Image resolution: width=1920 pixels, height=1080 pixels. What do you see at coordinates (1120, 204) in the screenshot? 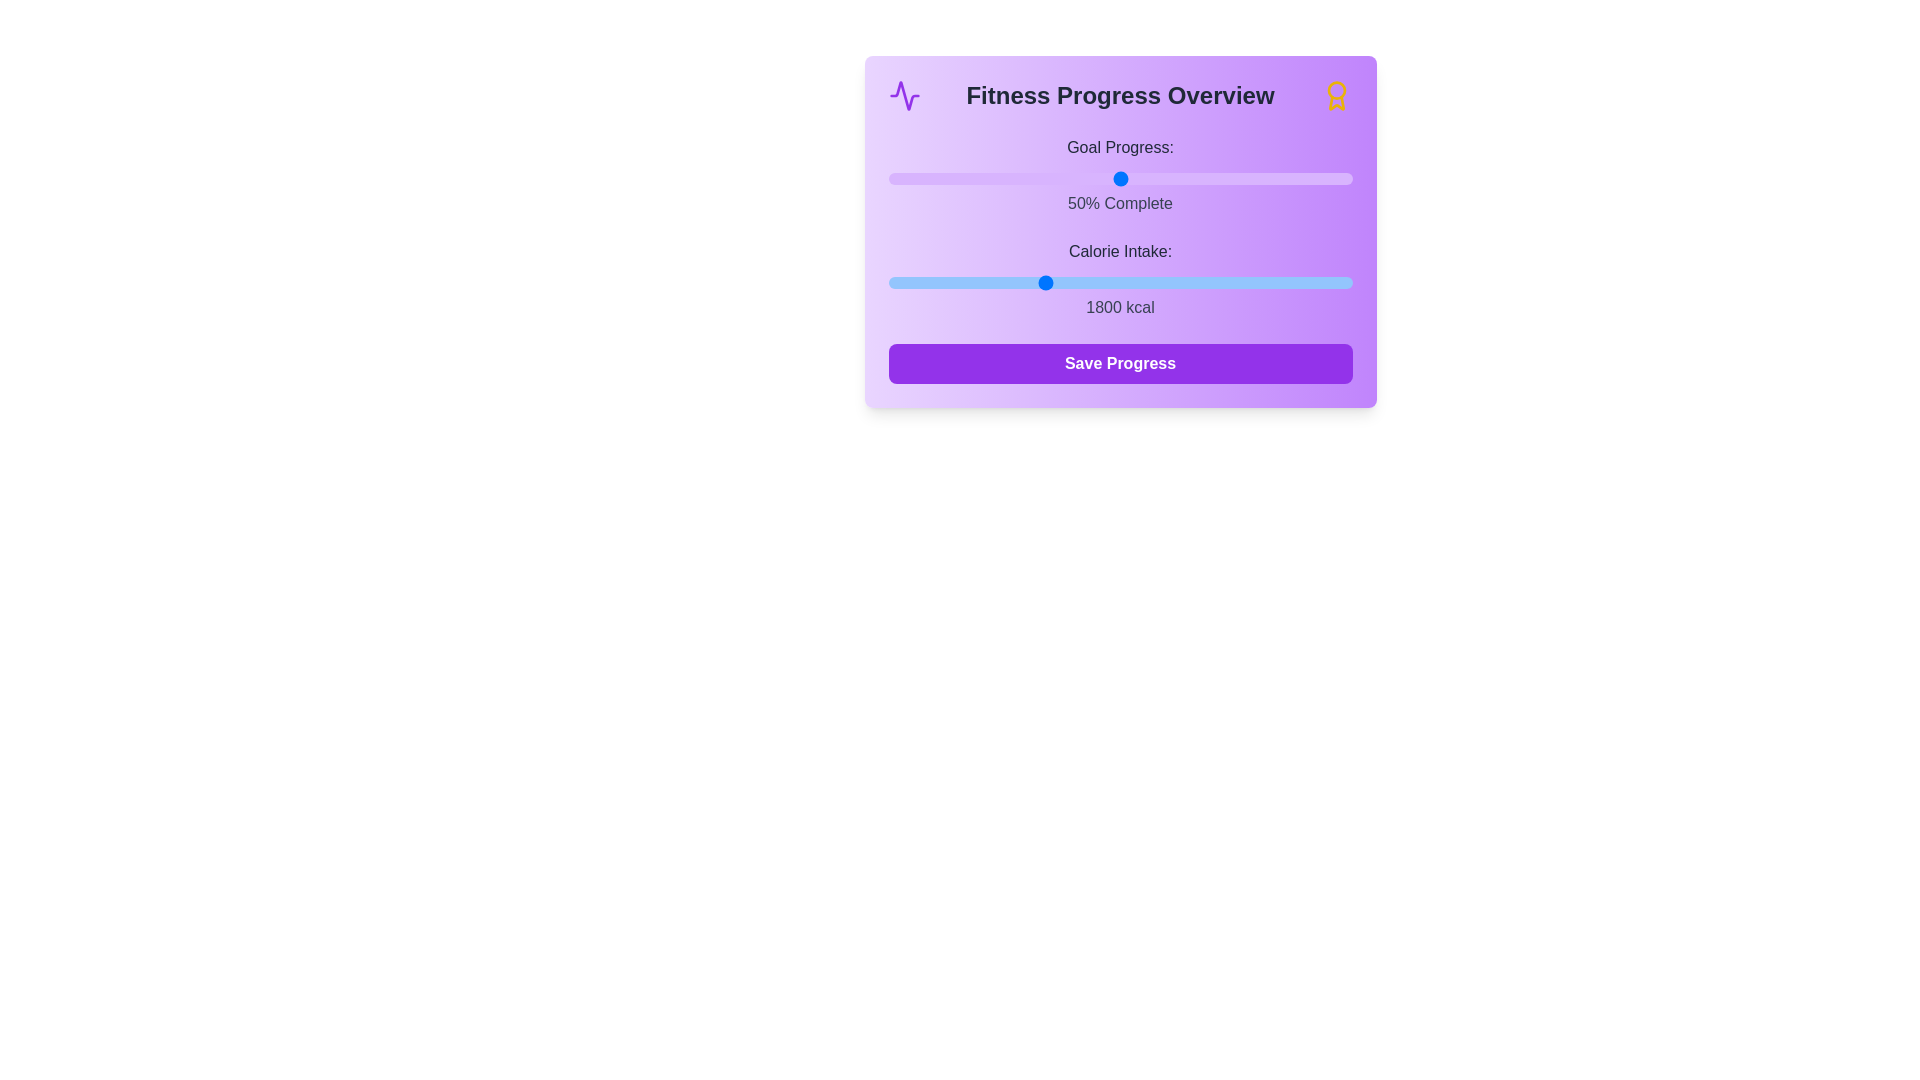
I see `the text label displaying '50% Complete' which is centered in gray color on a purple background, located at the bottom of the 'Goal Progress' section, directly below the progress bar` at bounding box center [1120, 204].